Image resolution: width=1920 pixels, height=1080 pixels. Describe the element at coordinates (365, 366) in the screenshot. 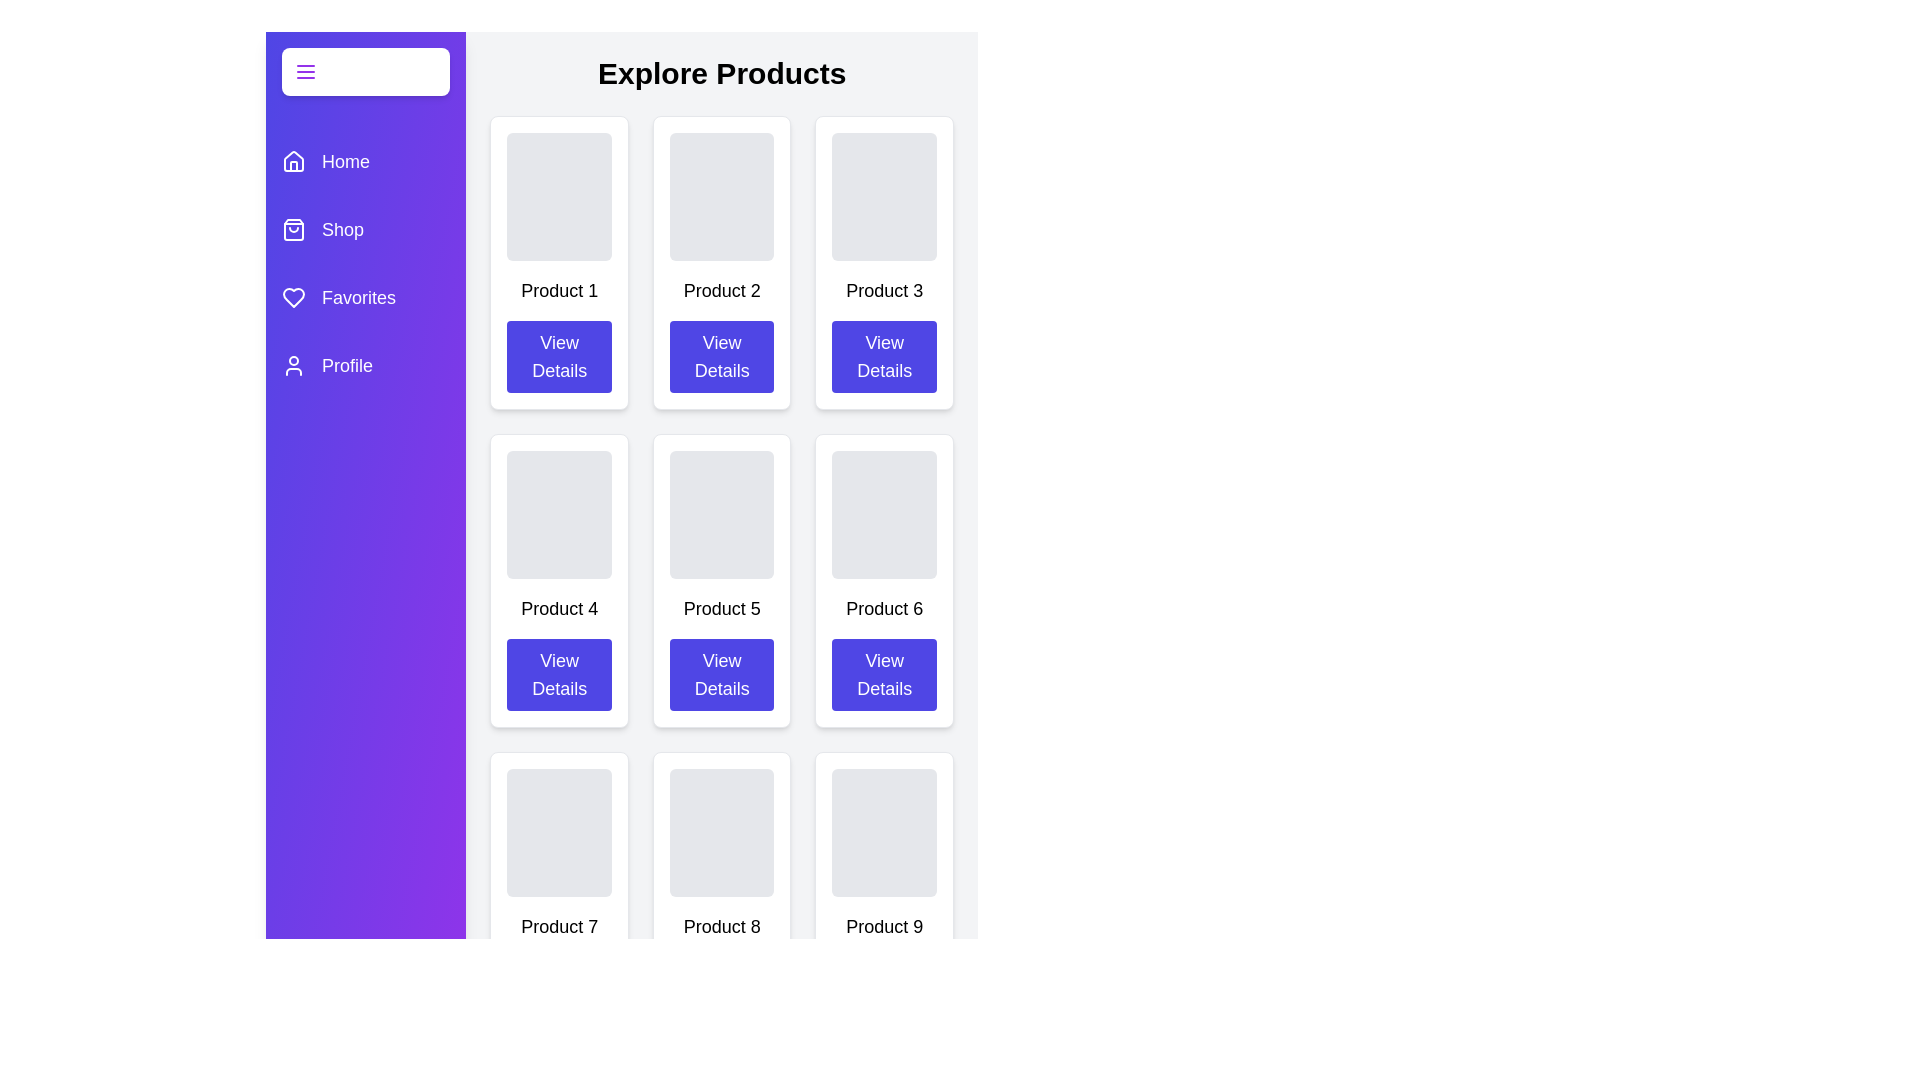

I see `the category Profile in the drawer to highlight it` at that location.